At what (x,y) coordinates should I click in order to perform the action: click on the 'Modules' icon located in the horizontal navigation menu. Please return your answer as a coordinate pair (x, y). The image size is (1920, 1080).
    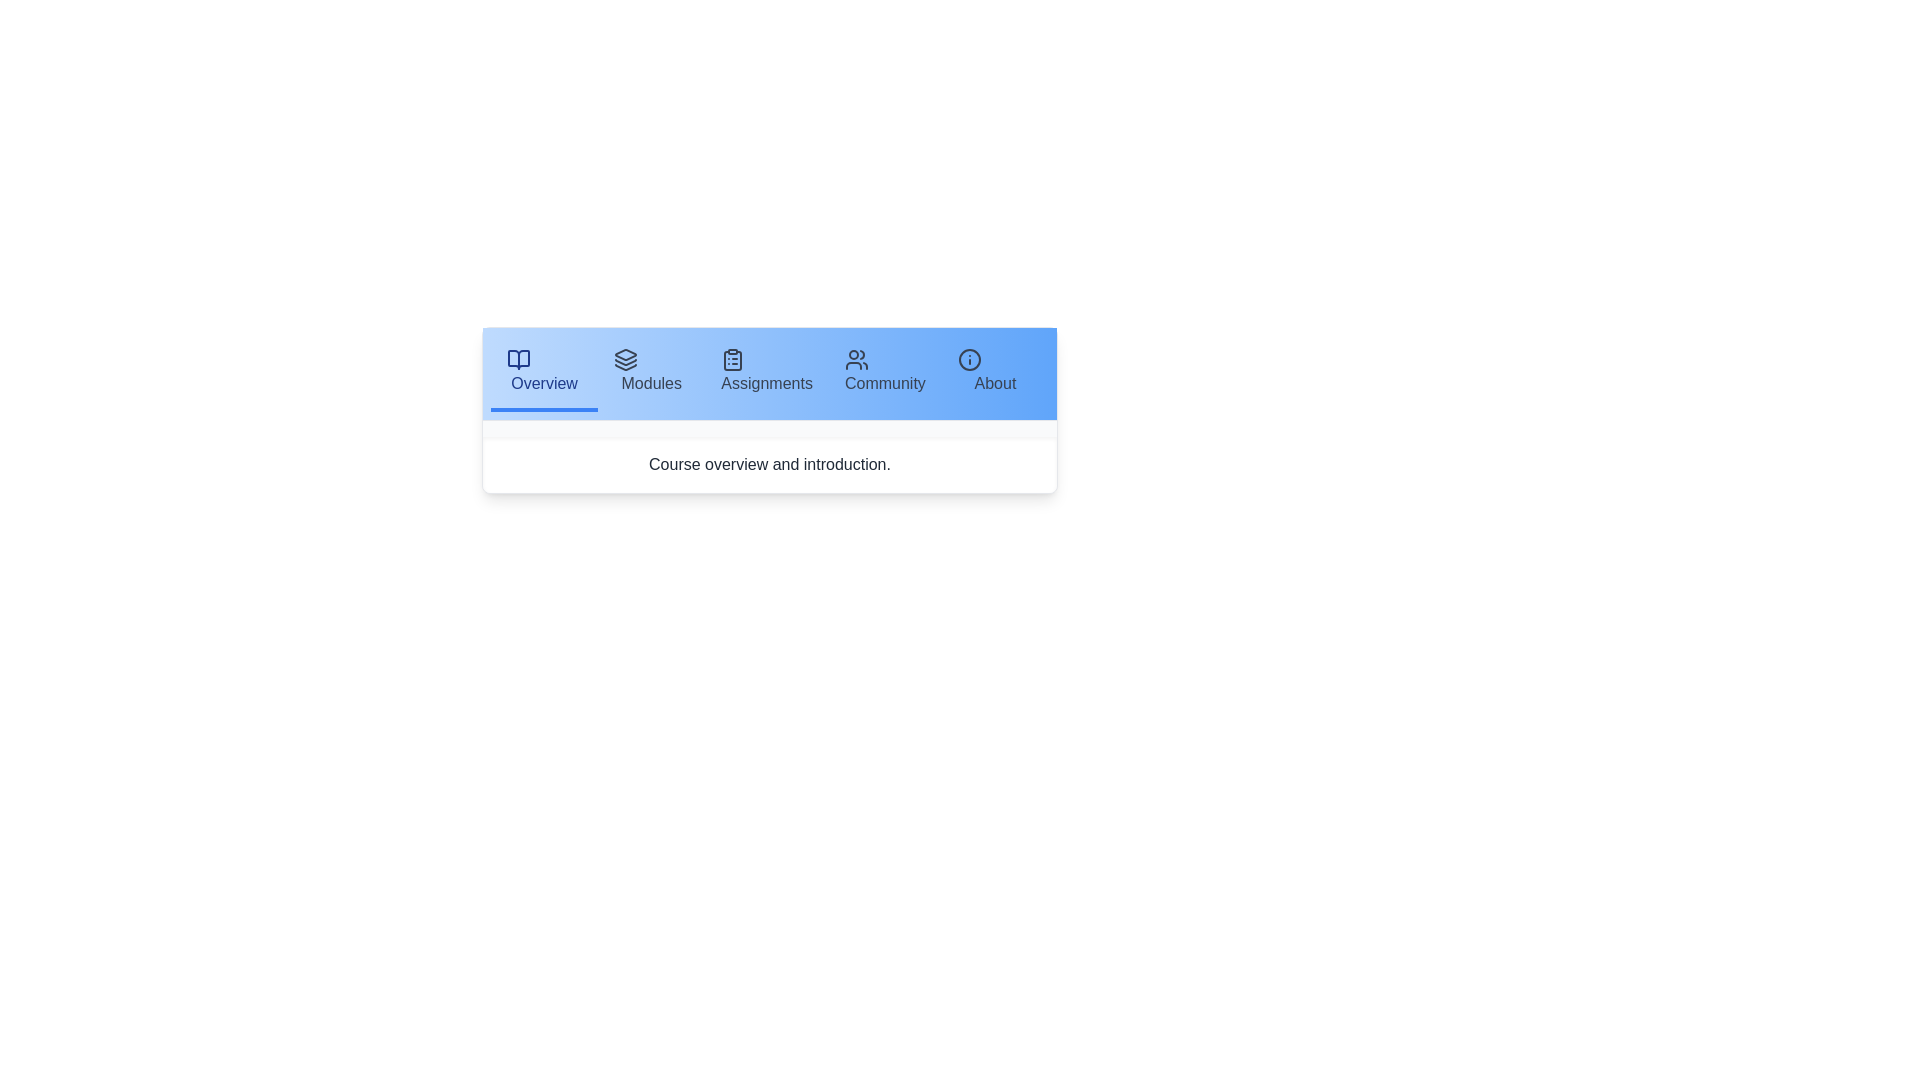
    Looking at the image, I should click on (625, 358).